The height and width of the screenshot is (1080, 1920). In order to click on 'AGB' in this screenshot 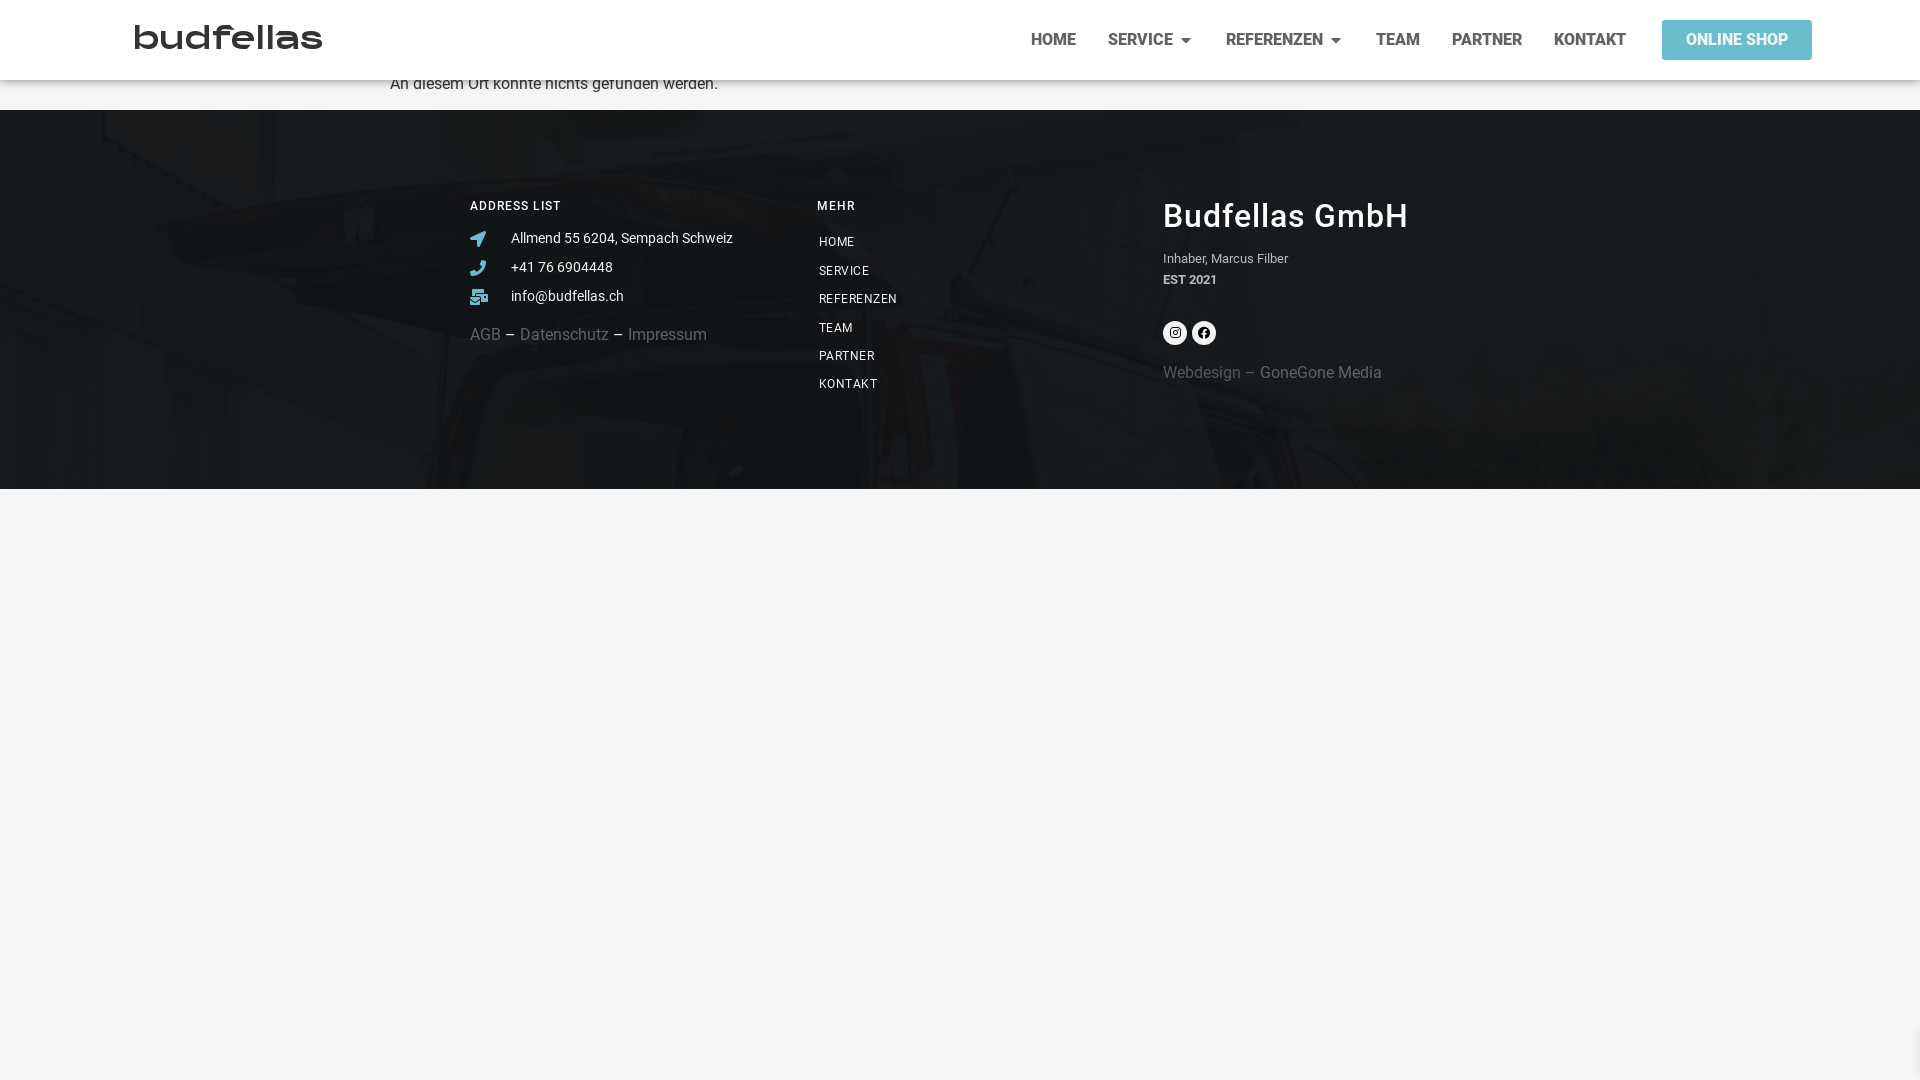, I will do `click(469, 333)`.